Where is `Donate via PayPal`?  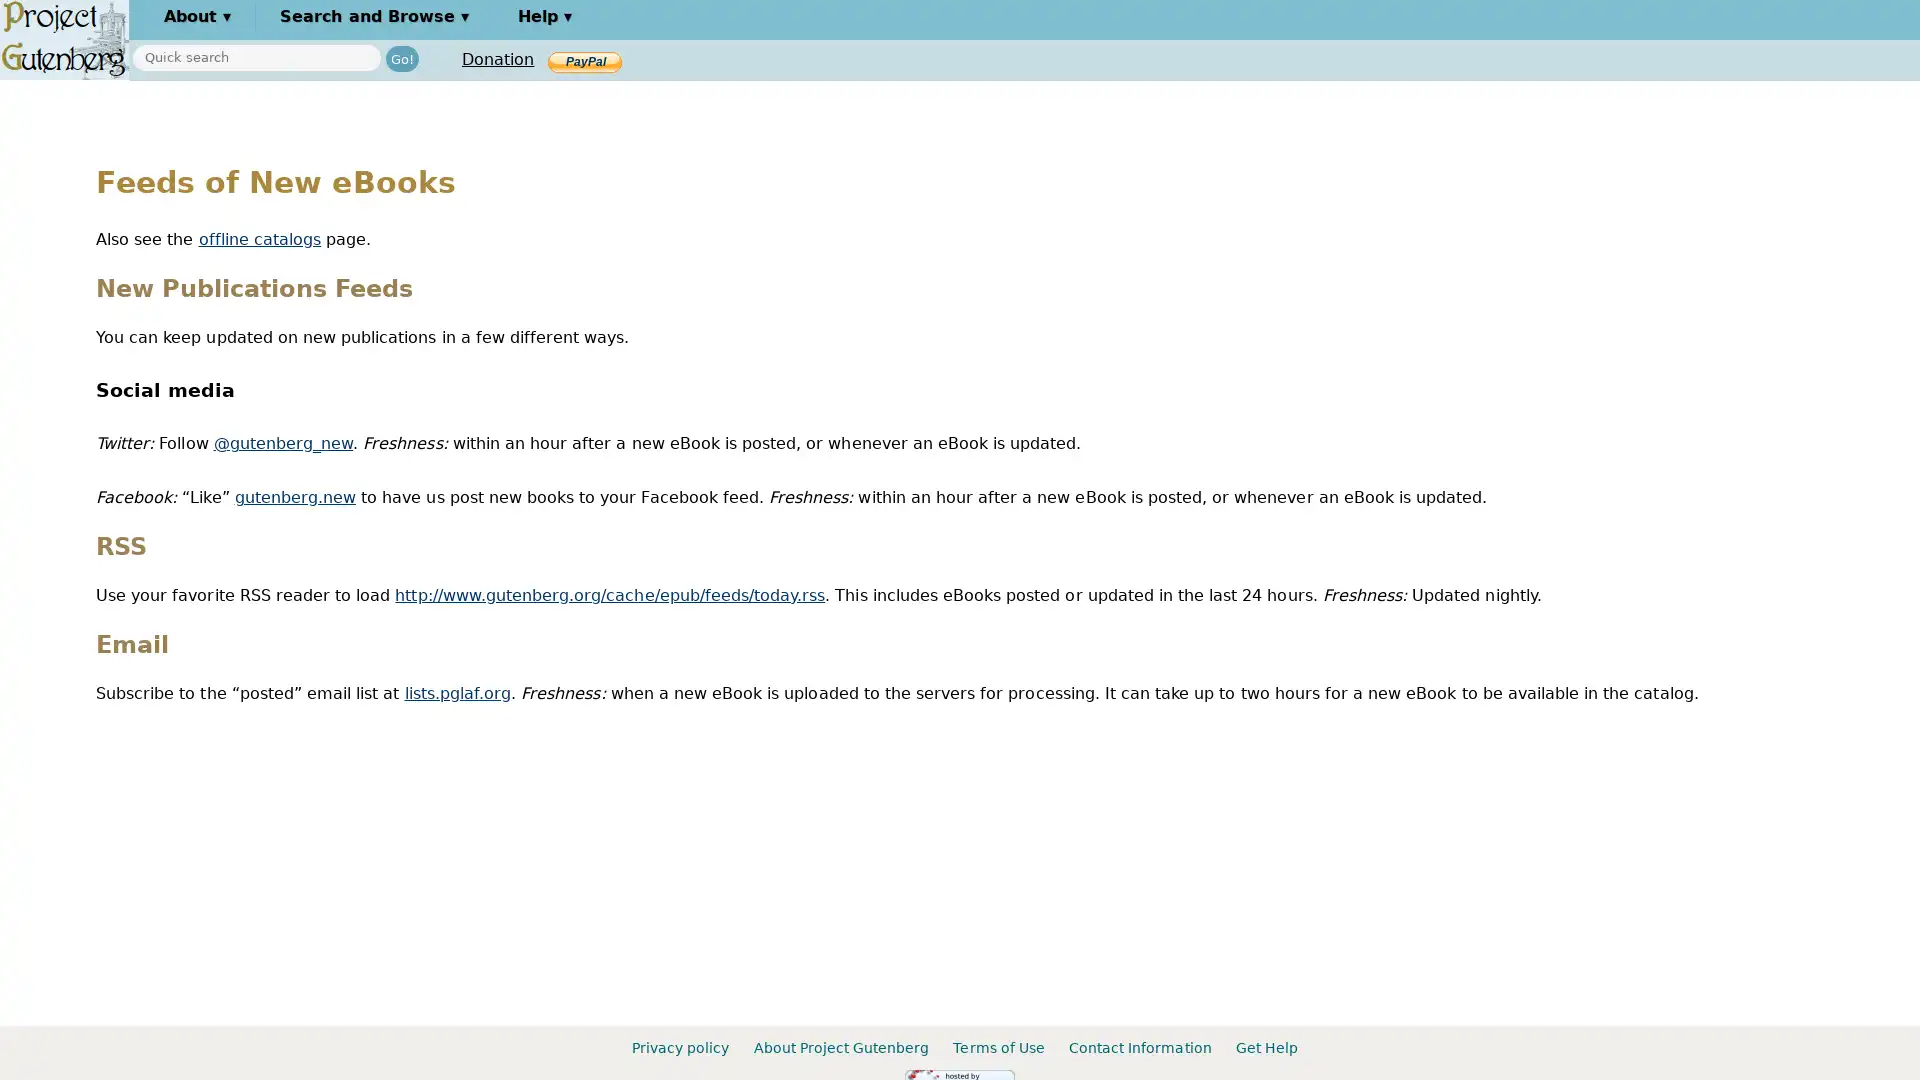
Donate via PayPal is located at coordinates (584, 60).